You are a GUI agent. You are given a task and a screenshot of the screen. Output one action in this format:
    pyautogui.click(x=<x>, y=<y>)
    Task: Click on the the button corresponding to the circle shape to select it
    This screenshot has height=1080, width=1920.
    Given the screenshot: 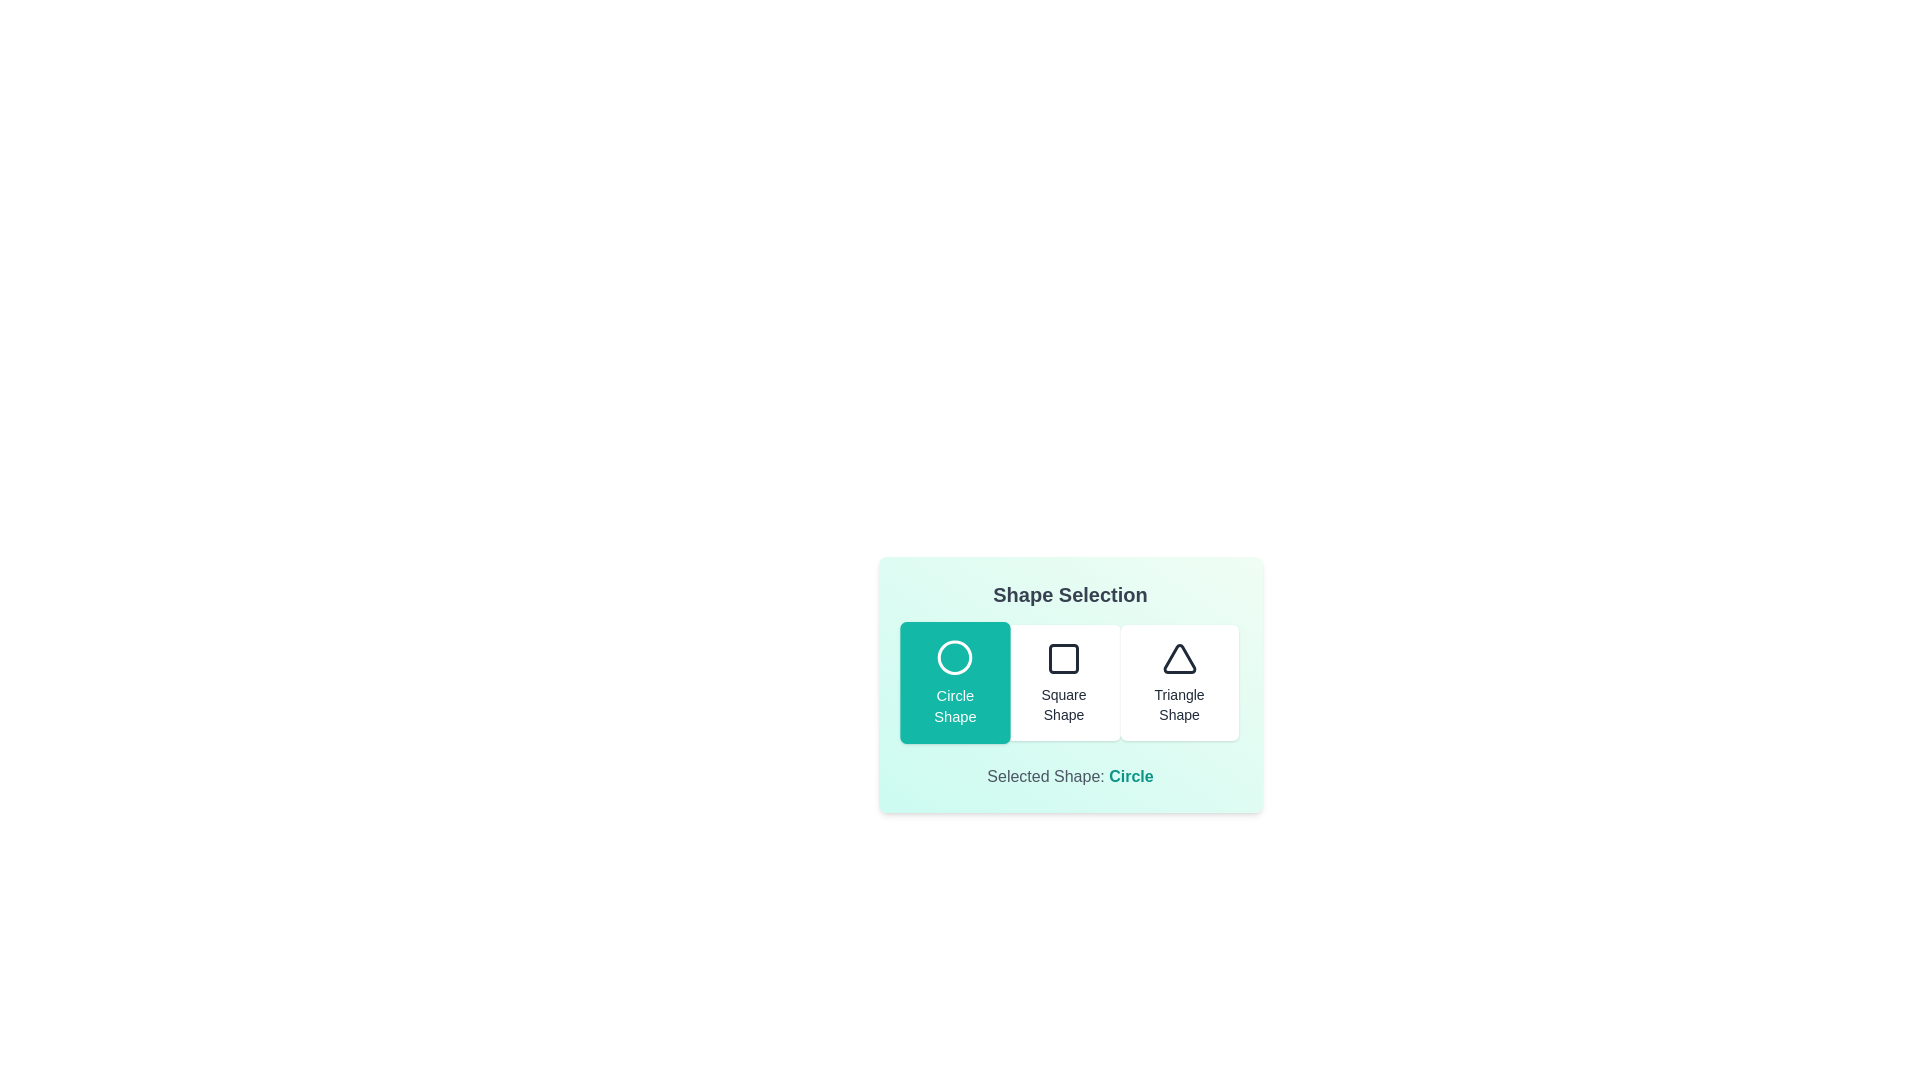 What is the action you would take?
    pyautogui.click(x=953, y=681)
    